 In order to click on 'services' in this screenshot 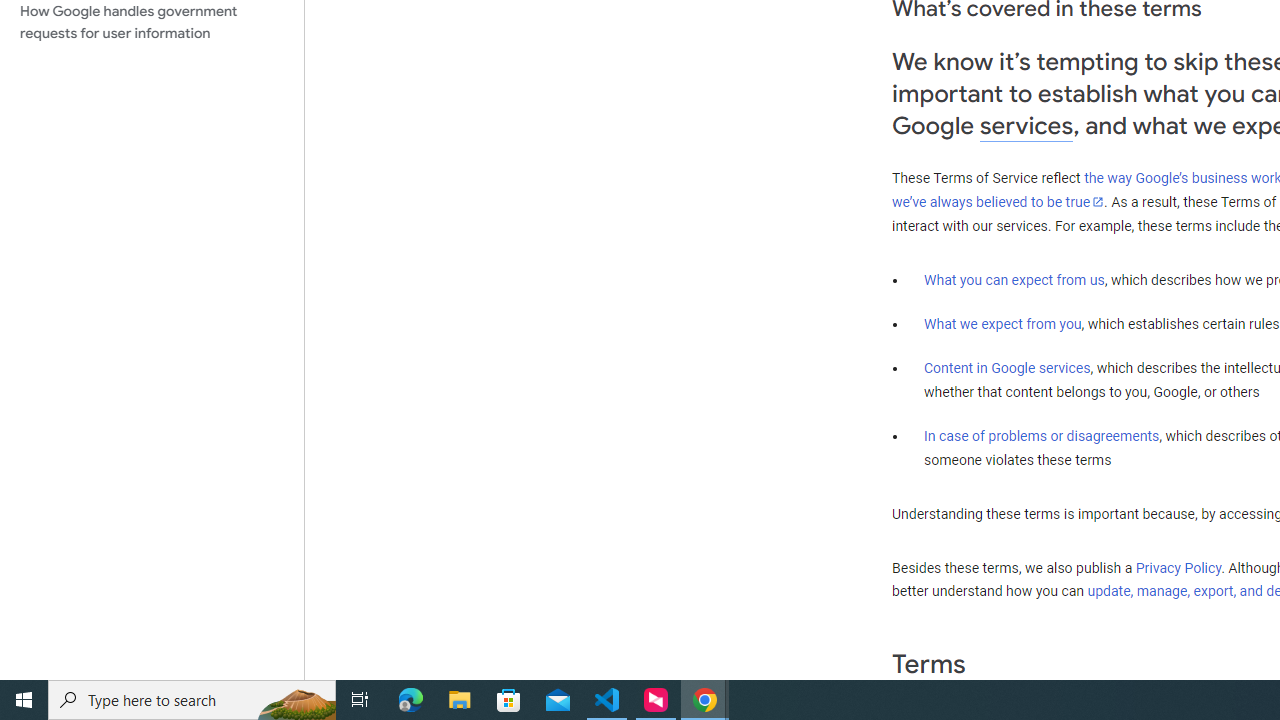, I will do `click(1026, 125)`.